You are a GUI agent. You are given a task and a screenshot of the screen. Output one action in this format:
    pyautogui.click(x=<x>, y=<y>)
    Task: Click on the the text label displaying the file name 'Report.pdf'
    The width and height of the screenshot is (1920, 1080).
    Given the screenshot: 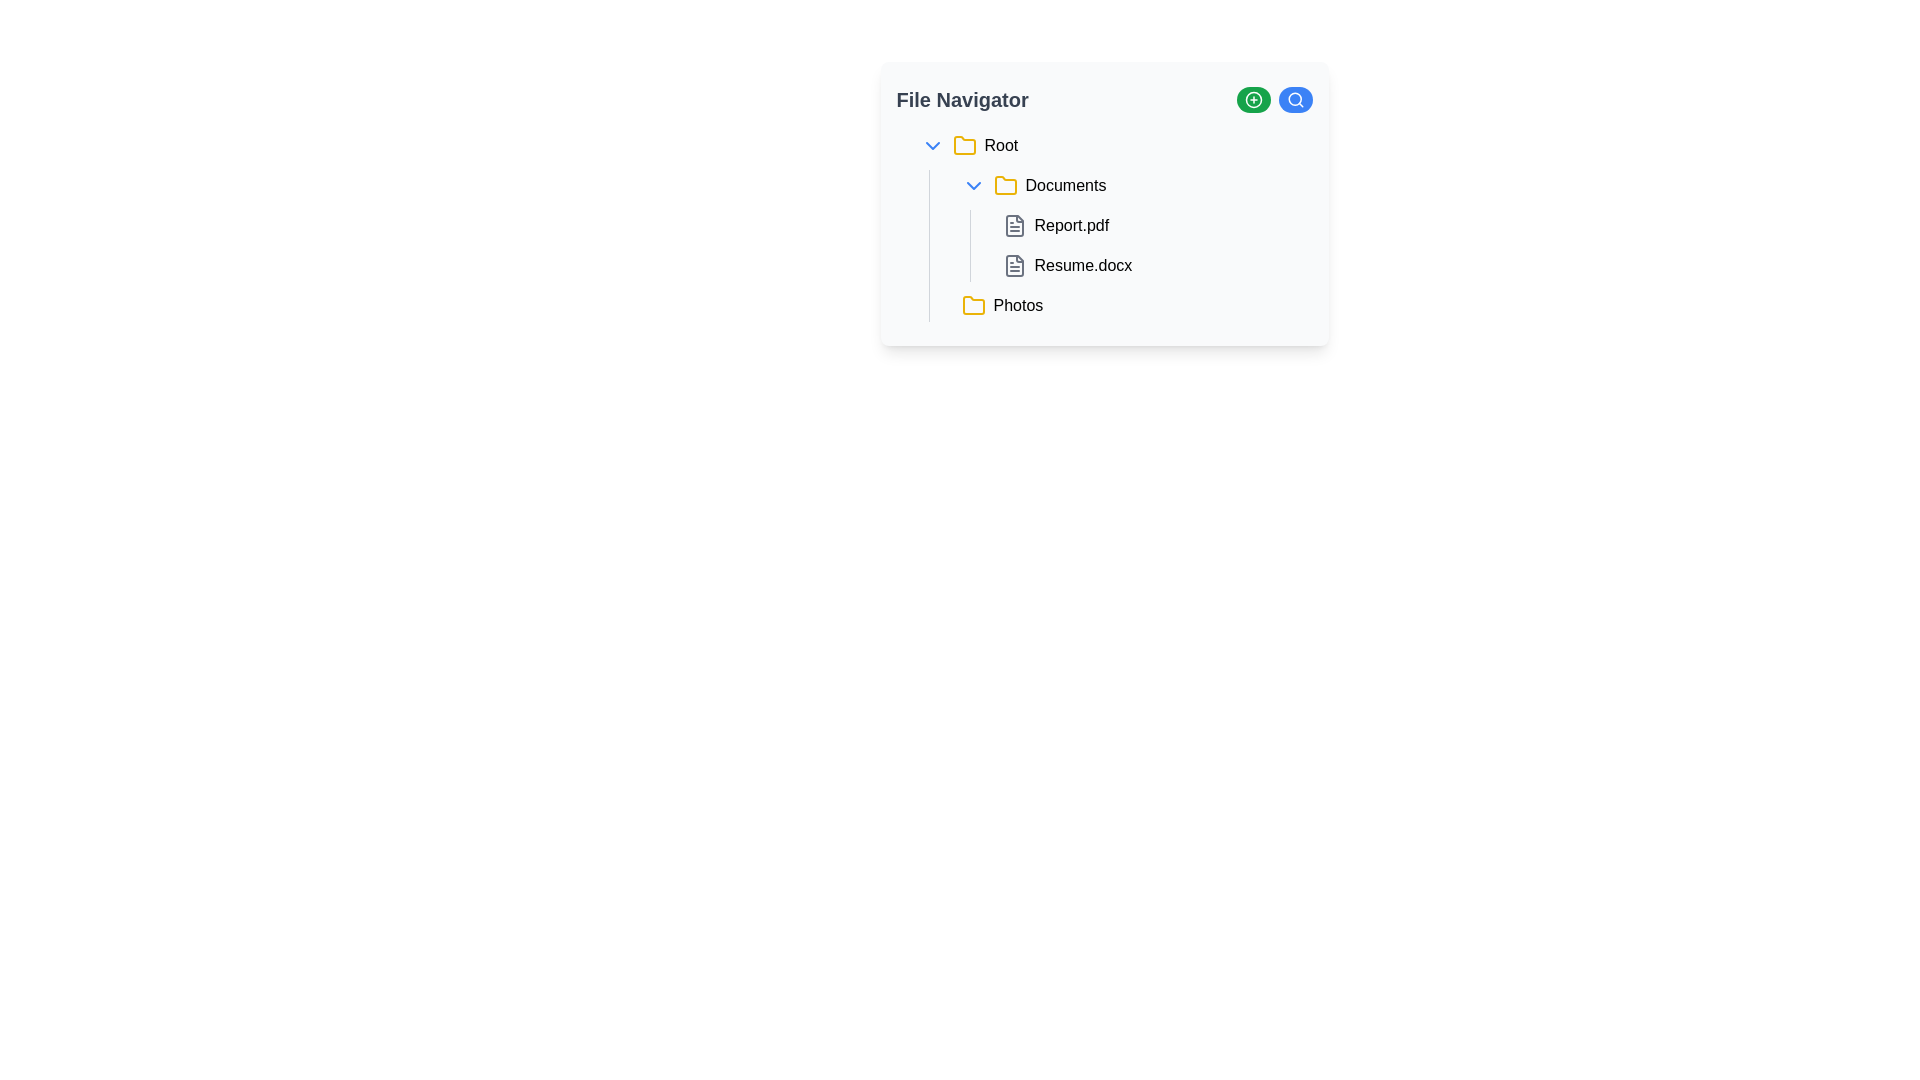 What is the action you would take?
    pyautogui.click(x=1070, y=225)
    